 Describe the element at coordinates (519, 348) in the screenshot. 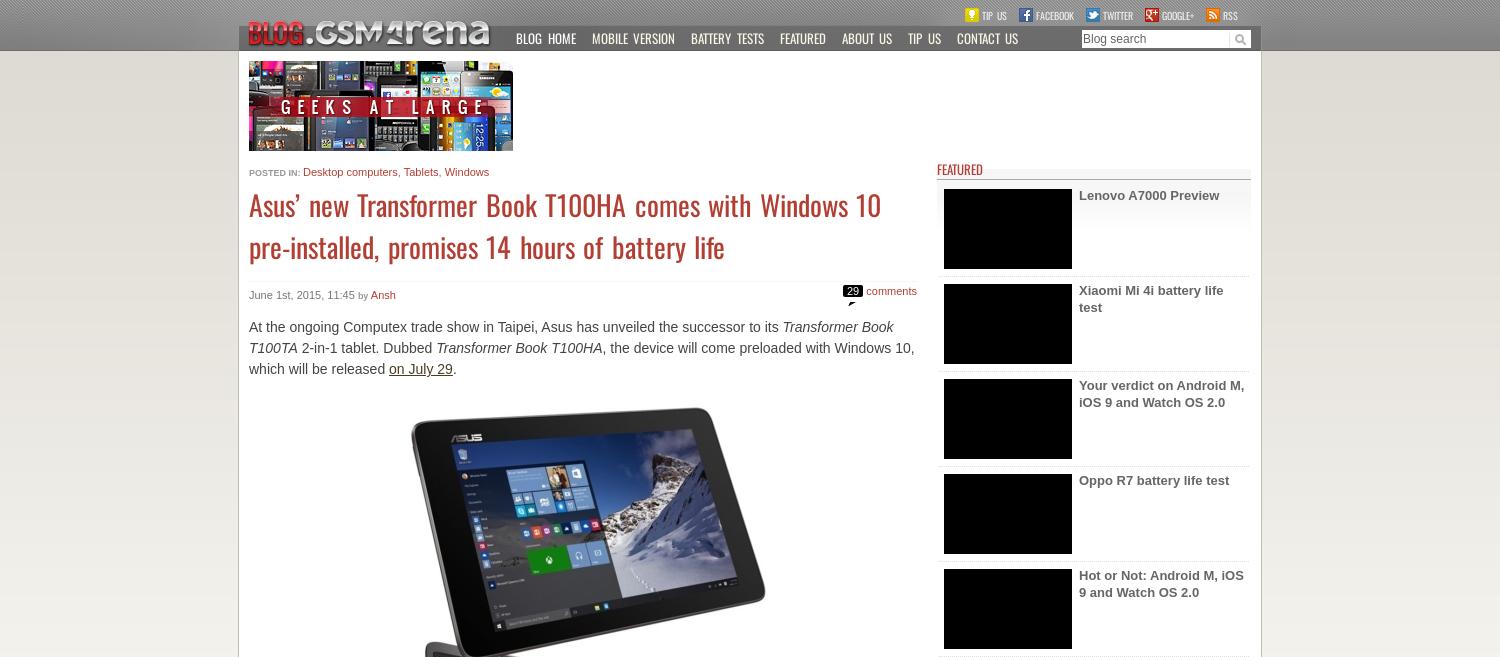

I see `'Transformer Book T100HA'` at that location.